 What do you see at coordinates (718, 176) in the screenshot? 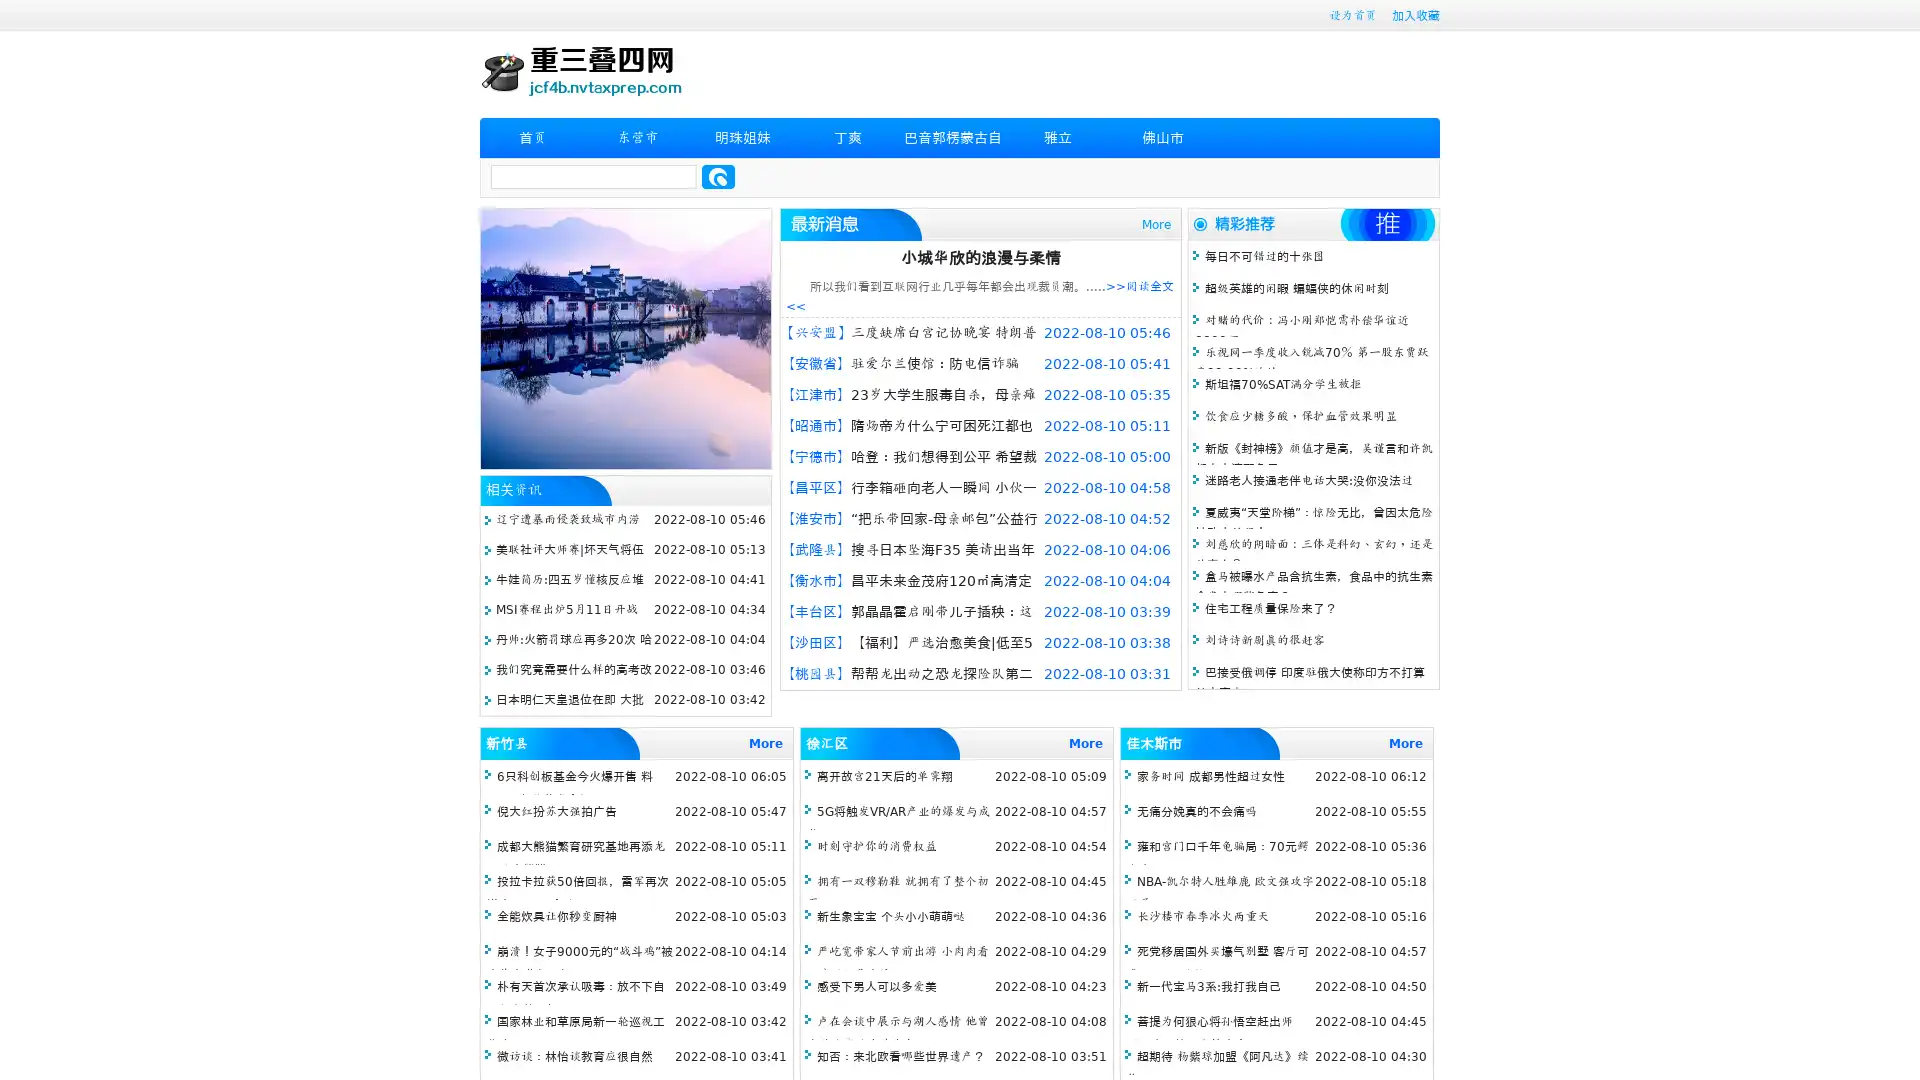
I see `Search` at bounding box center [718, 176].